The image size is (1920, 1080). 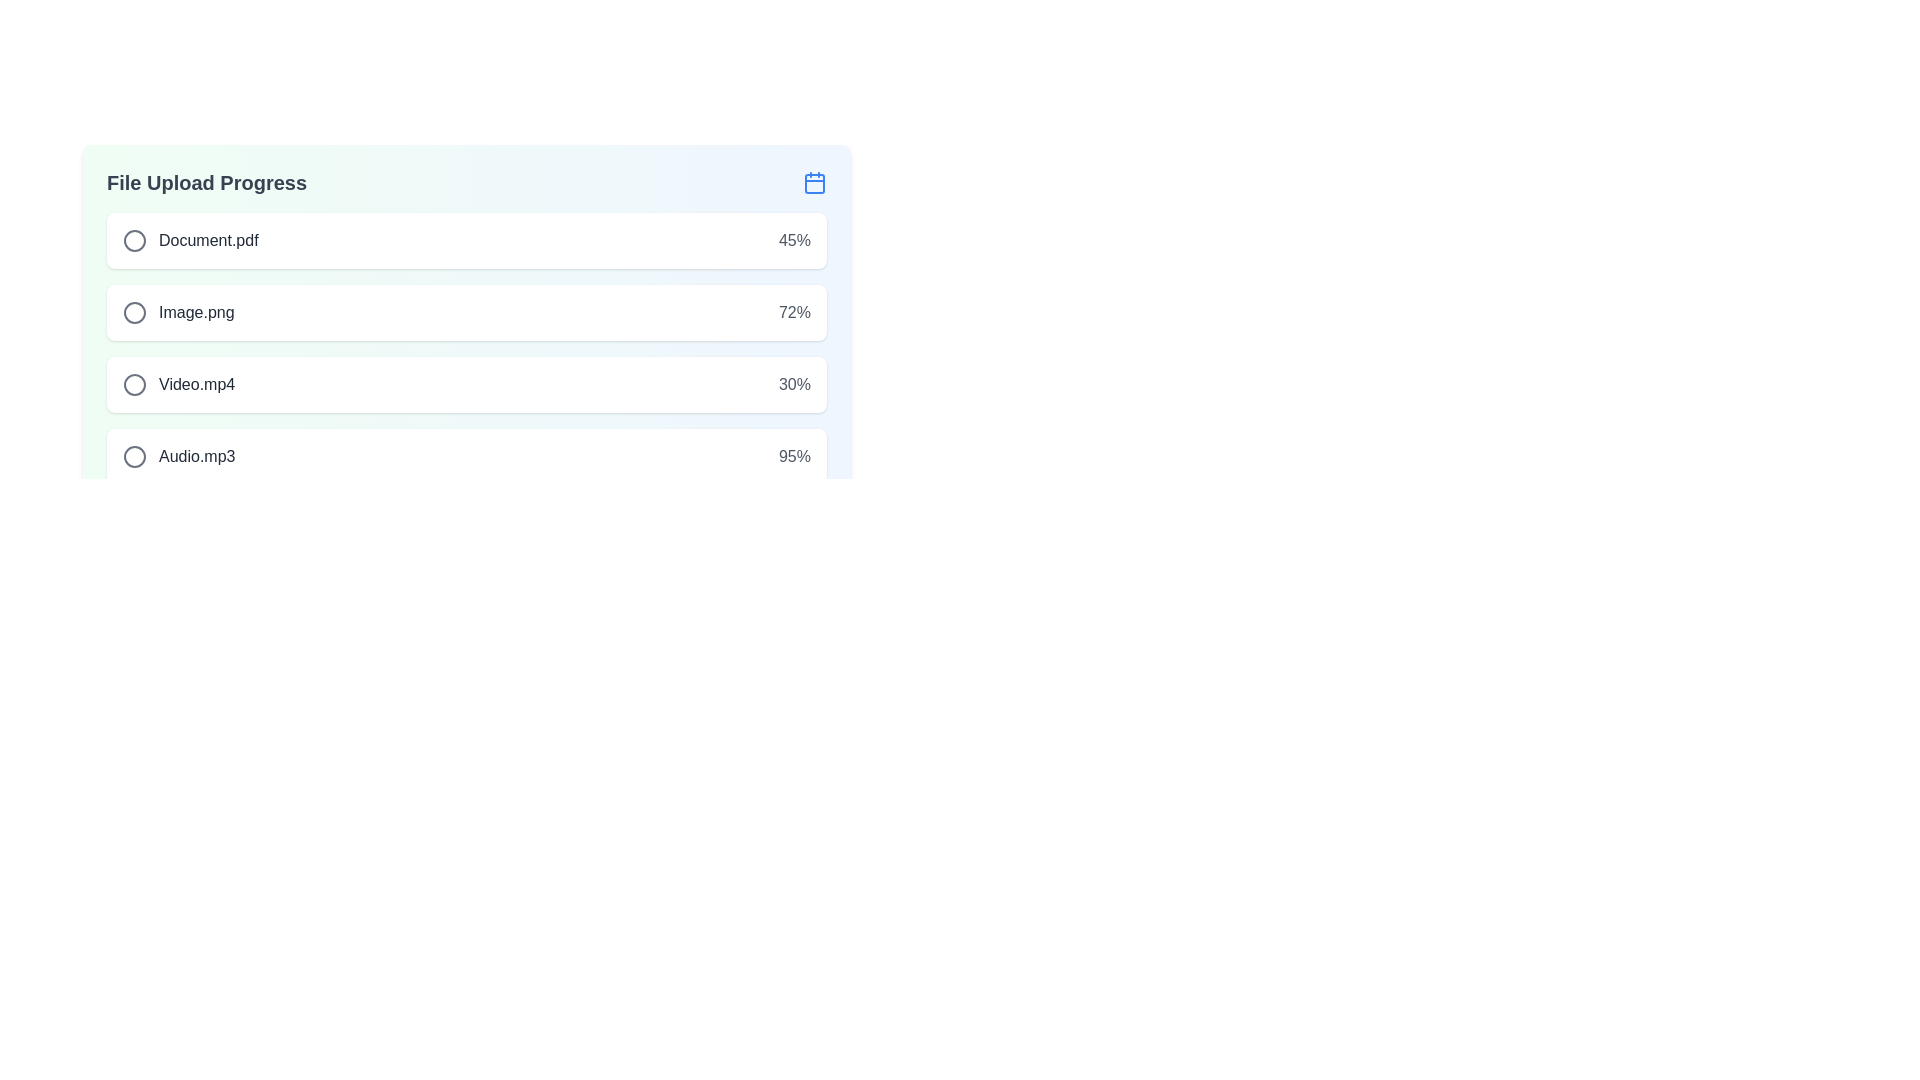 I want to click on Text label indicating the file name 'Audio.mp3', which is the last file in the file upload progress tracker, located to the right of the interactive radio button, so click(x=197, y=456).